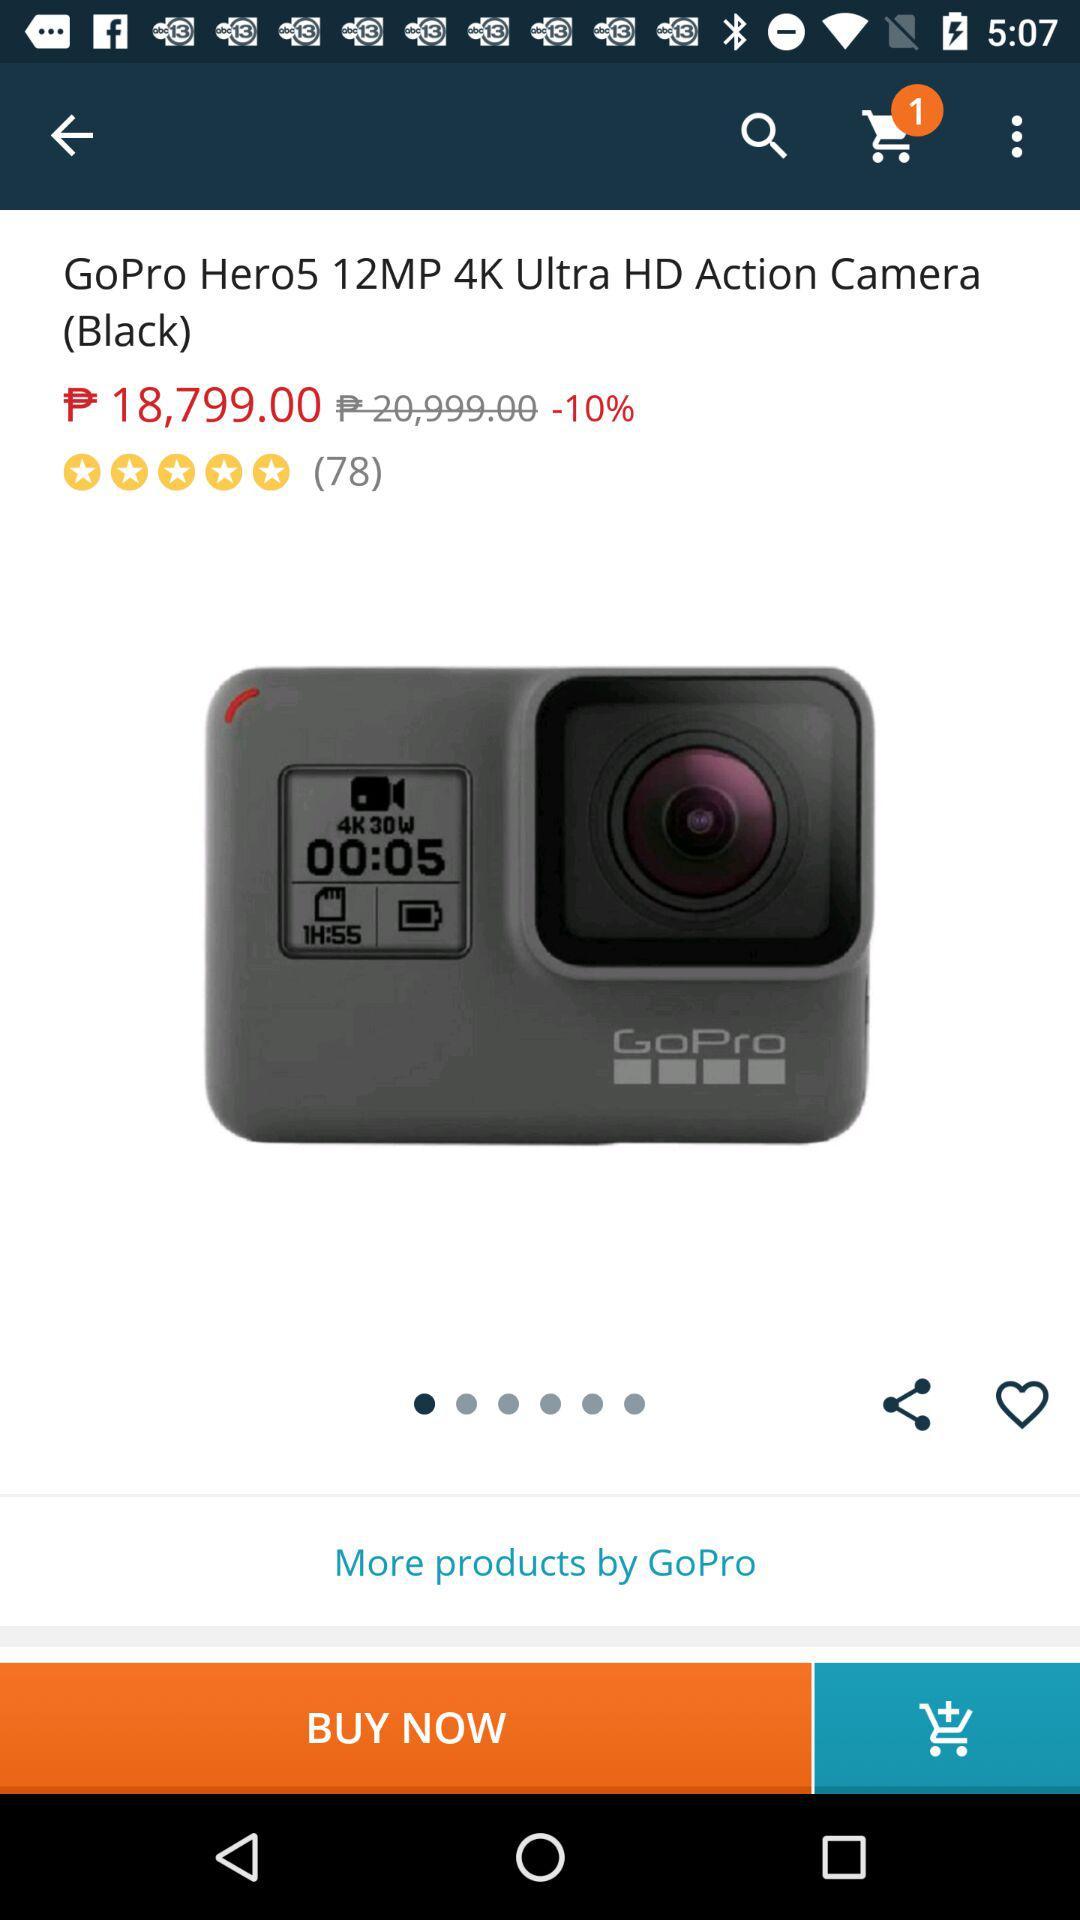  Describe the element at coordinates (540, 920) in the screenshot. I see `zoom in on image` at that location.